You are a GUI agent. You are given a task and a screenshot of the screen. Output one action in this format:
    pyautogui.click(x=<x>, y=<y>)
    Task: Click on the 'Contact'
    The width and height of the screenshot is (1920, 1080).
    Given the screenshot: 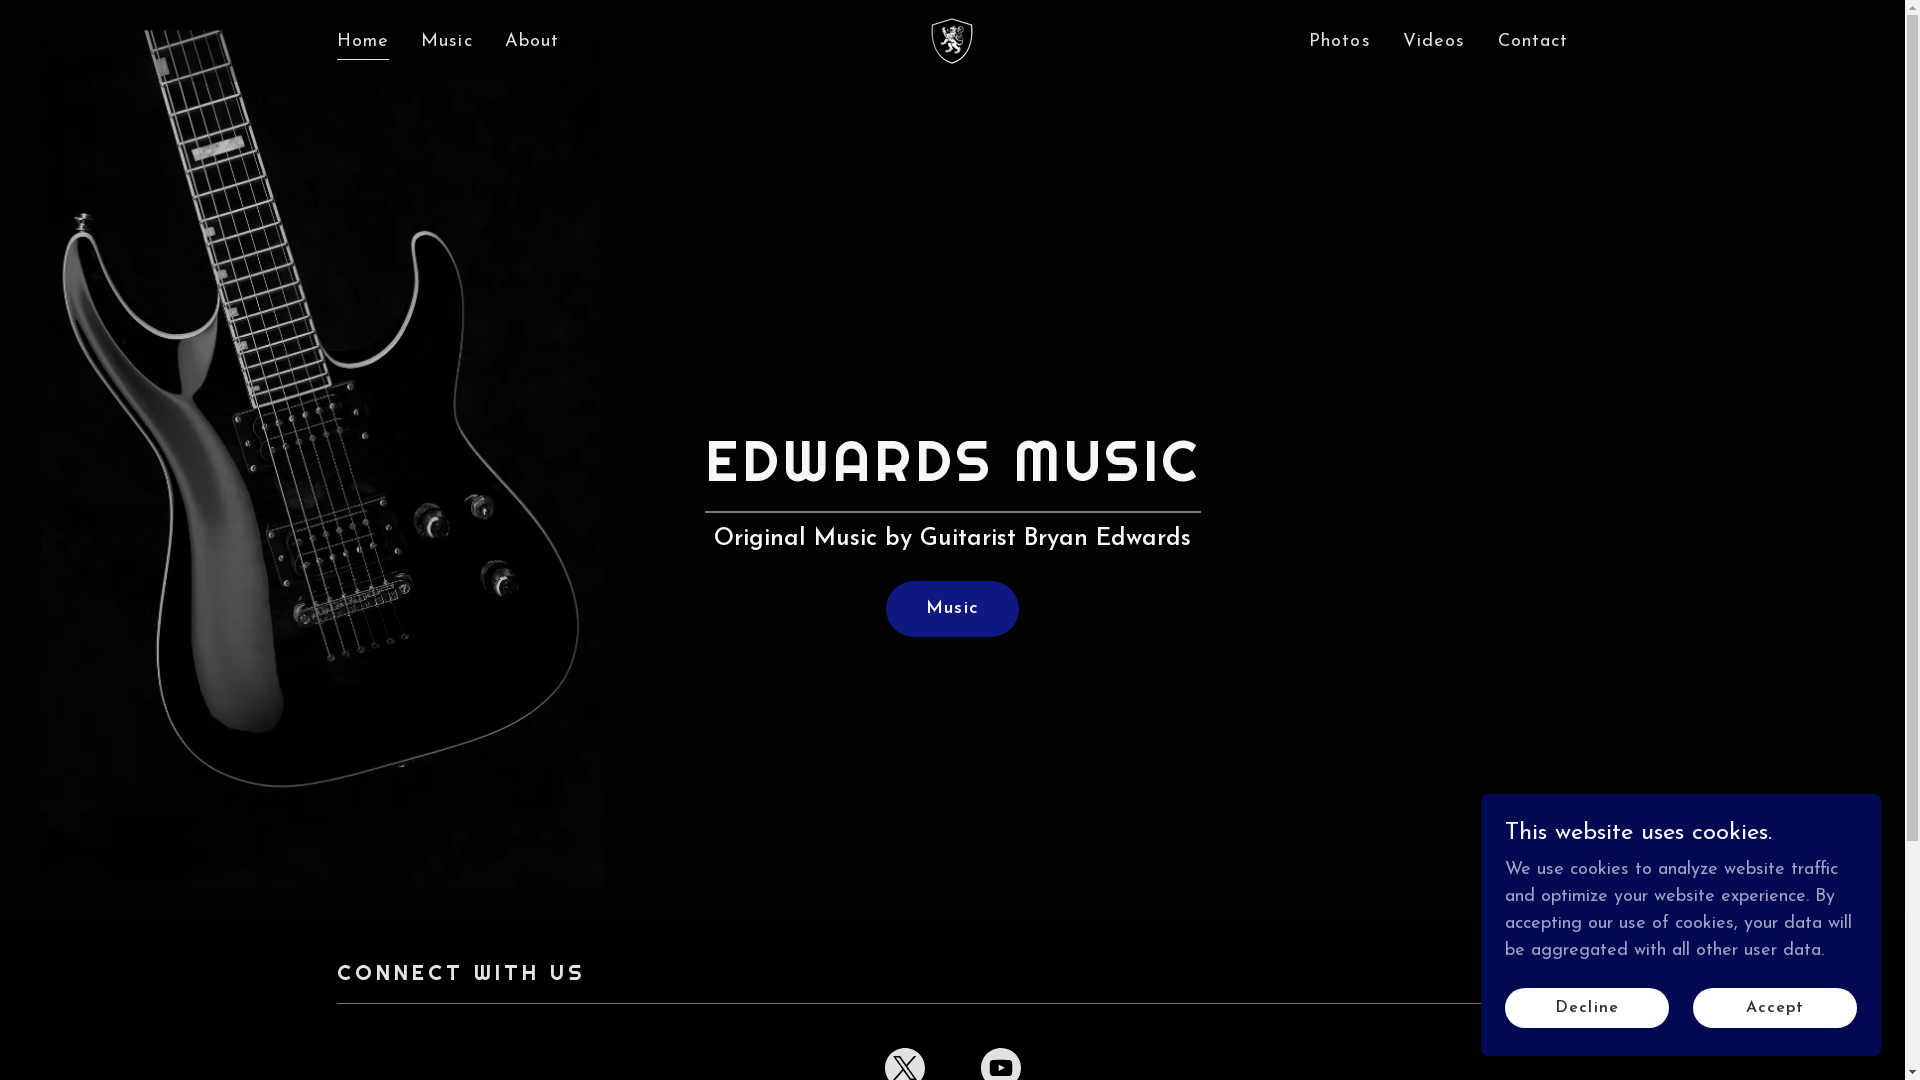 What is the action you would take?
    pyautogui.click(x=1492, y=41)
    